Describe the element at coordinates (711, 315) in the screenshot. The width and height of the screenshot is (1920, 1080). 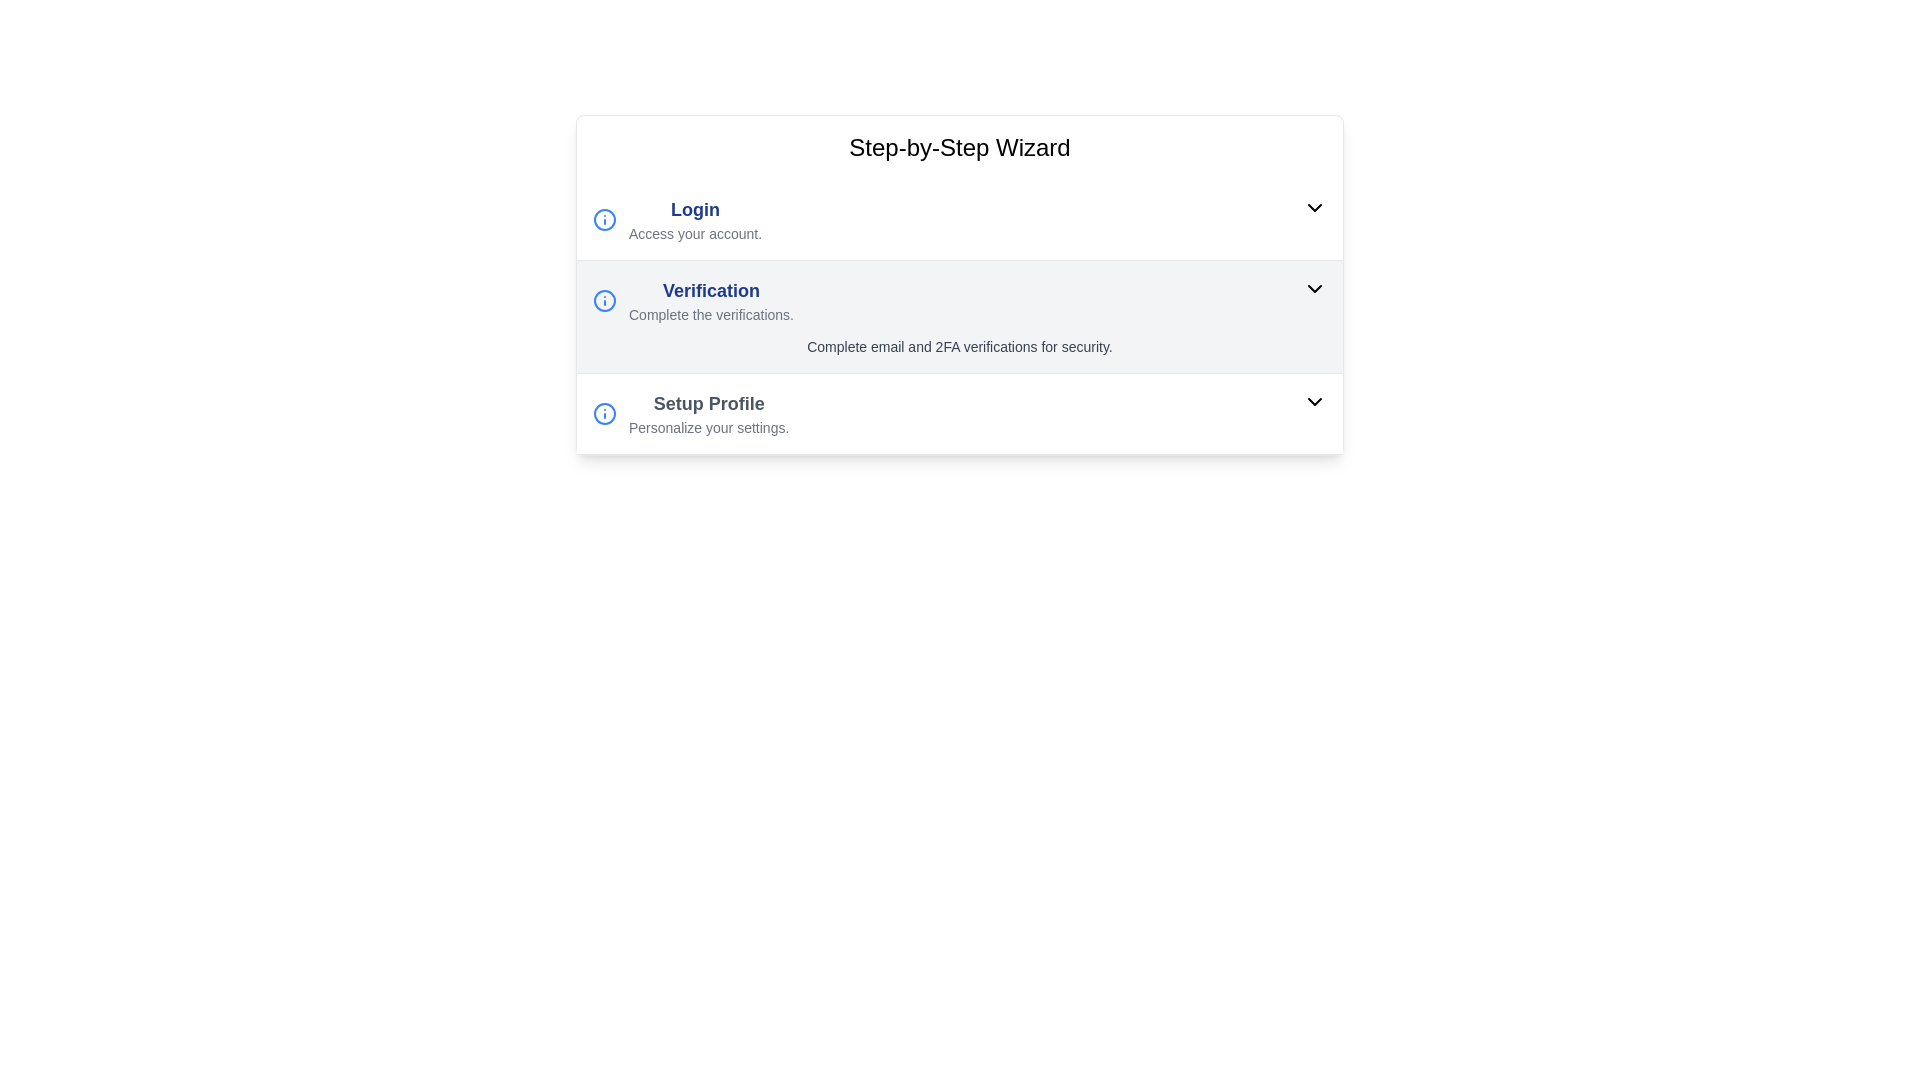
I see `the supplementary information text element that provides instructions for the 'Verification' step in the wizard interface, located directly beneath the 'Verification' heading` at that location.